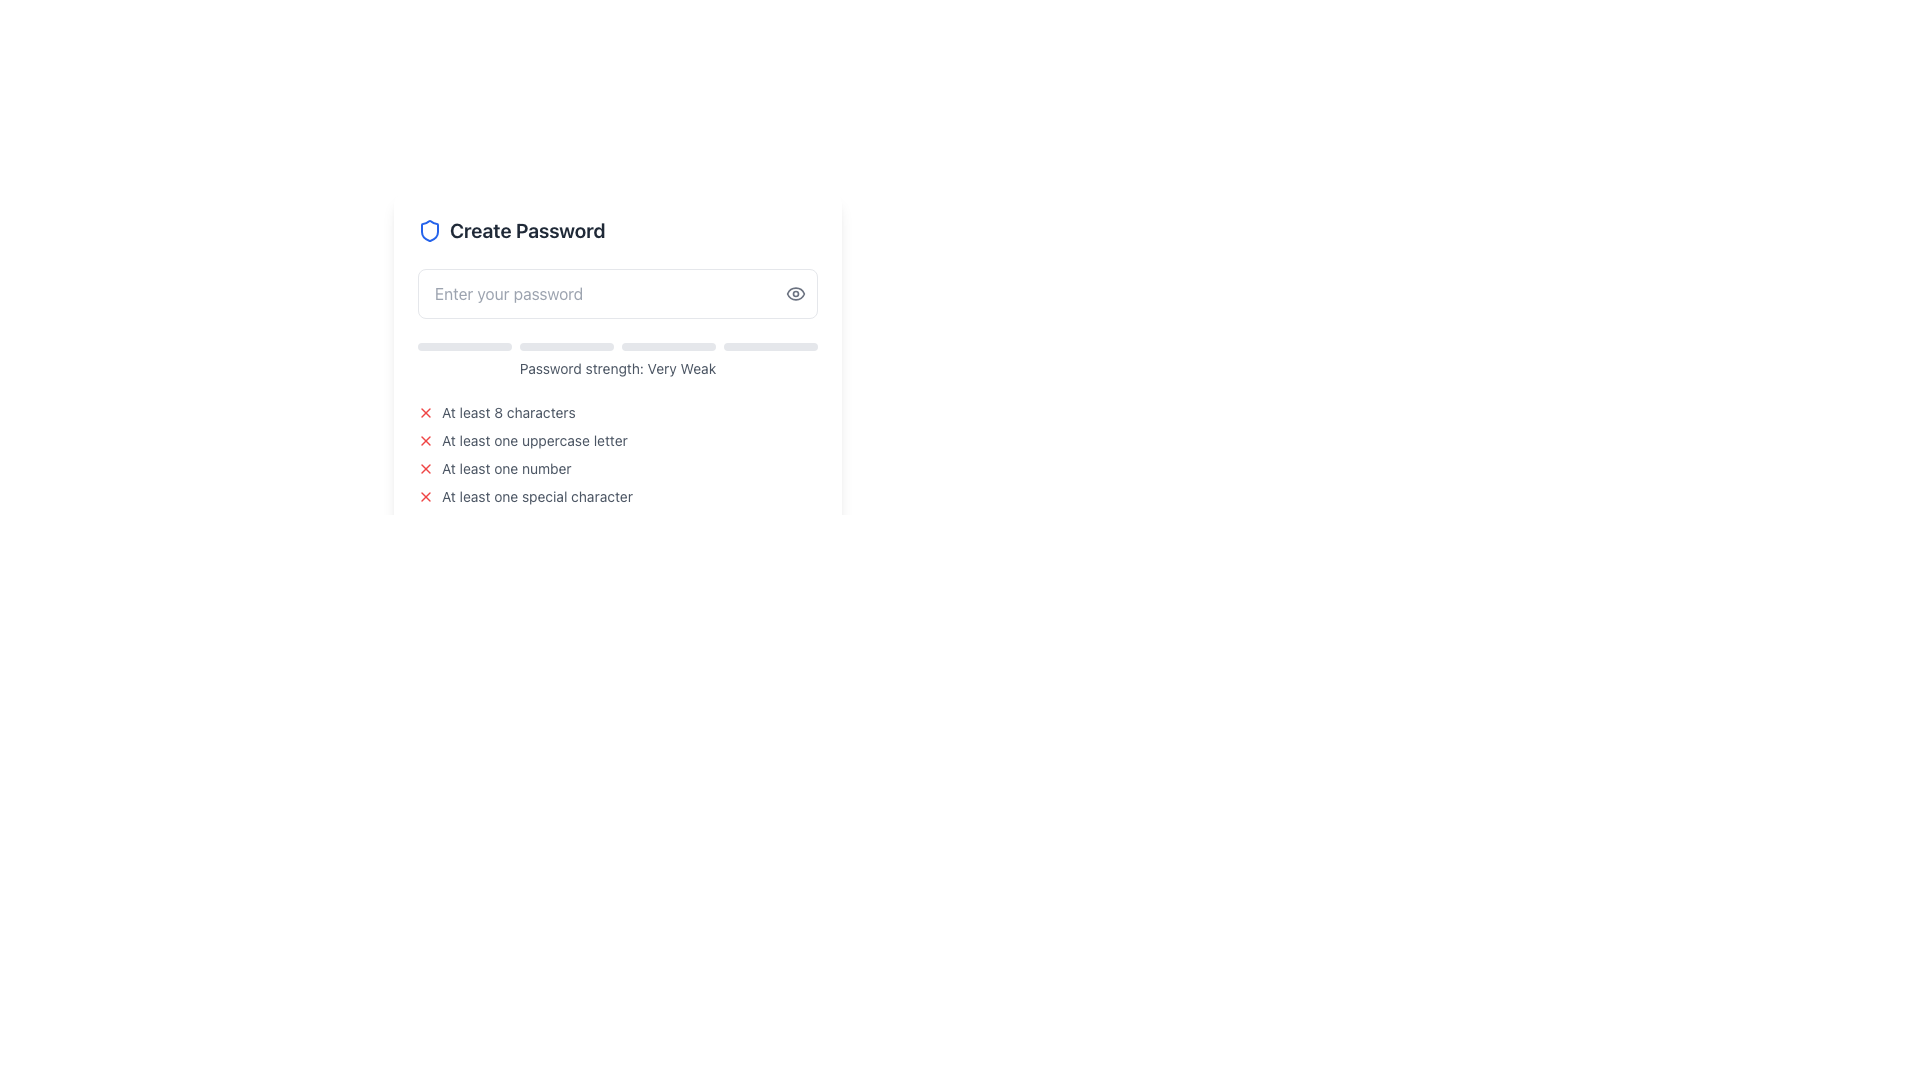 The height and width of the screenshot is (1080, 1920). I want to click on the second password requirement message in the informational list, which indicates conditions such as 'At least one uppercase letter', located under the 'Password strength: Very Weak' label, so click(617, 455).